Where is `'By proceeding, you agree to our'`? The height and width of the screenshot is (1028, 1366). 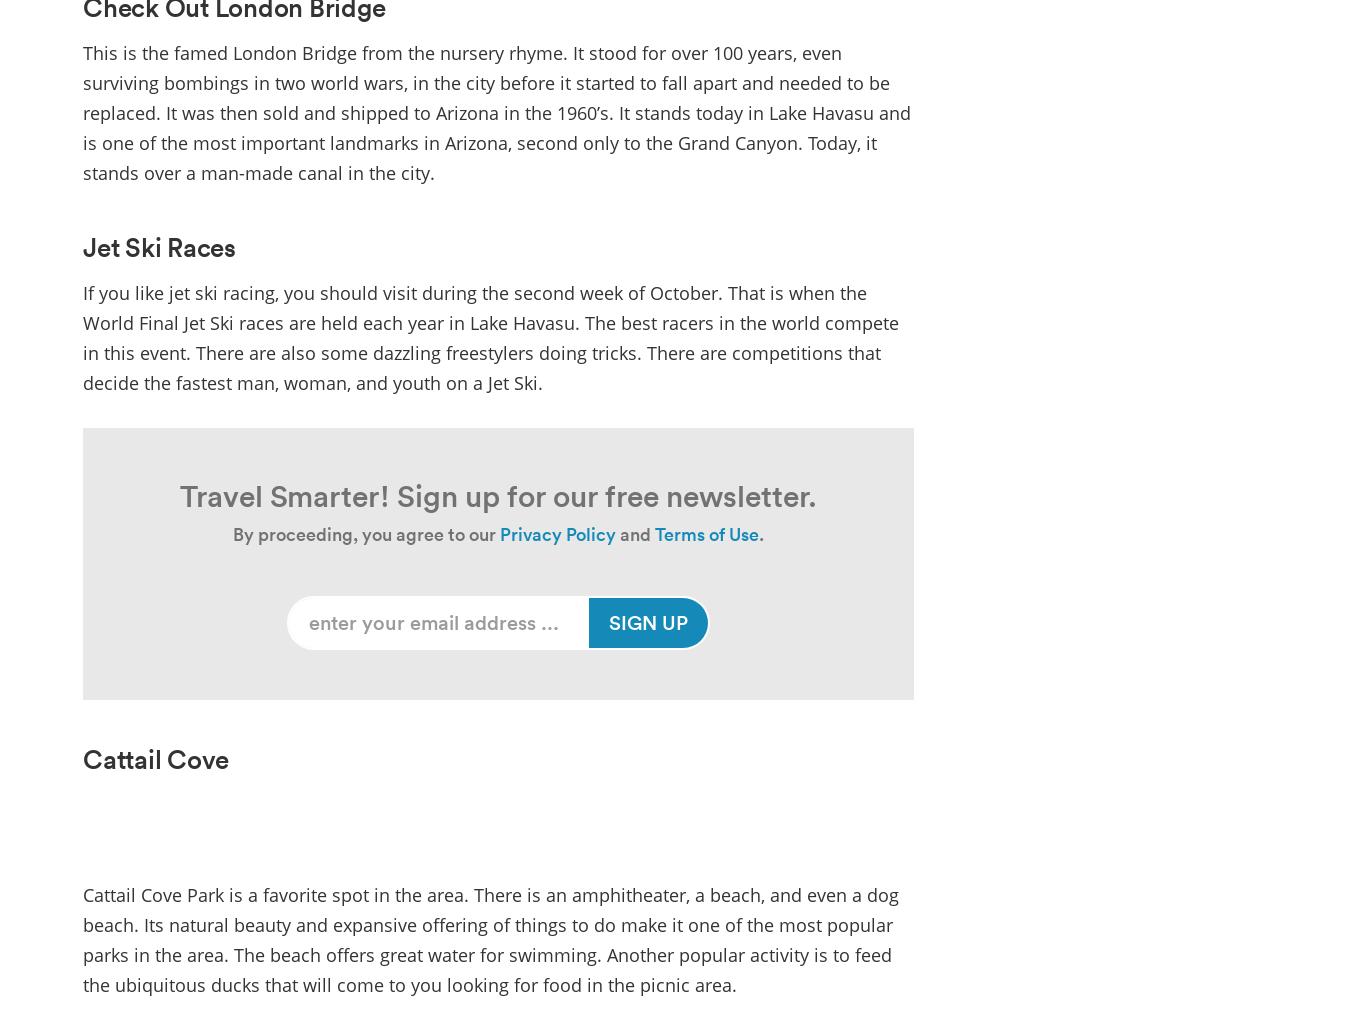 'By proceeding, you agree to our' is located at coordinates (364, 533).